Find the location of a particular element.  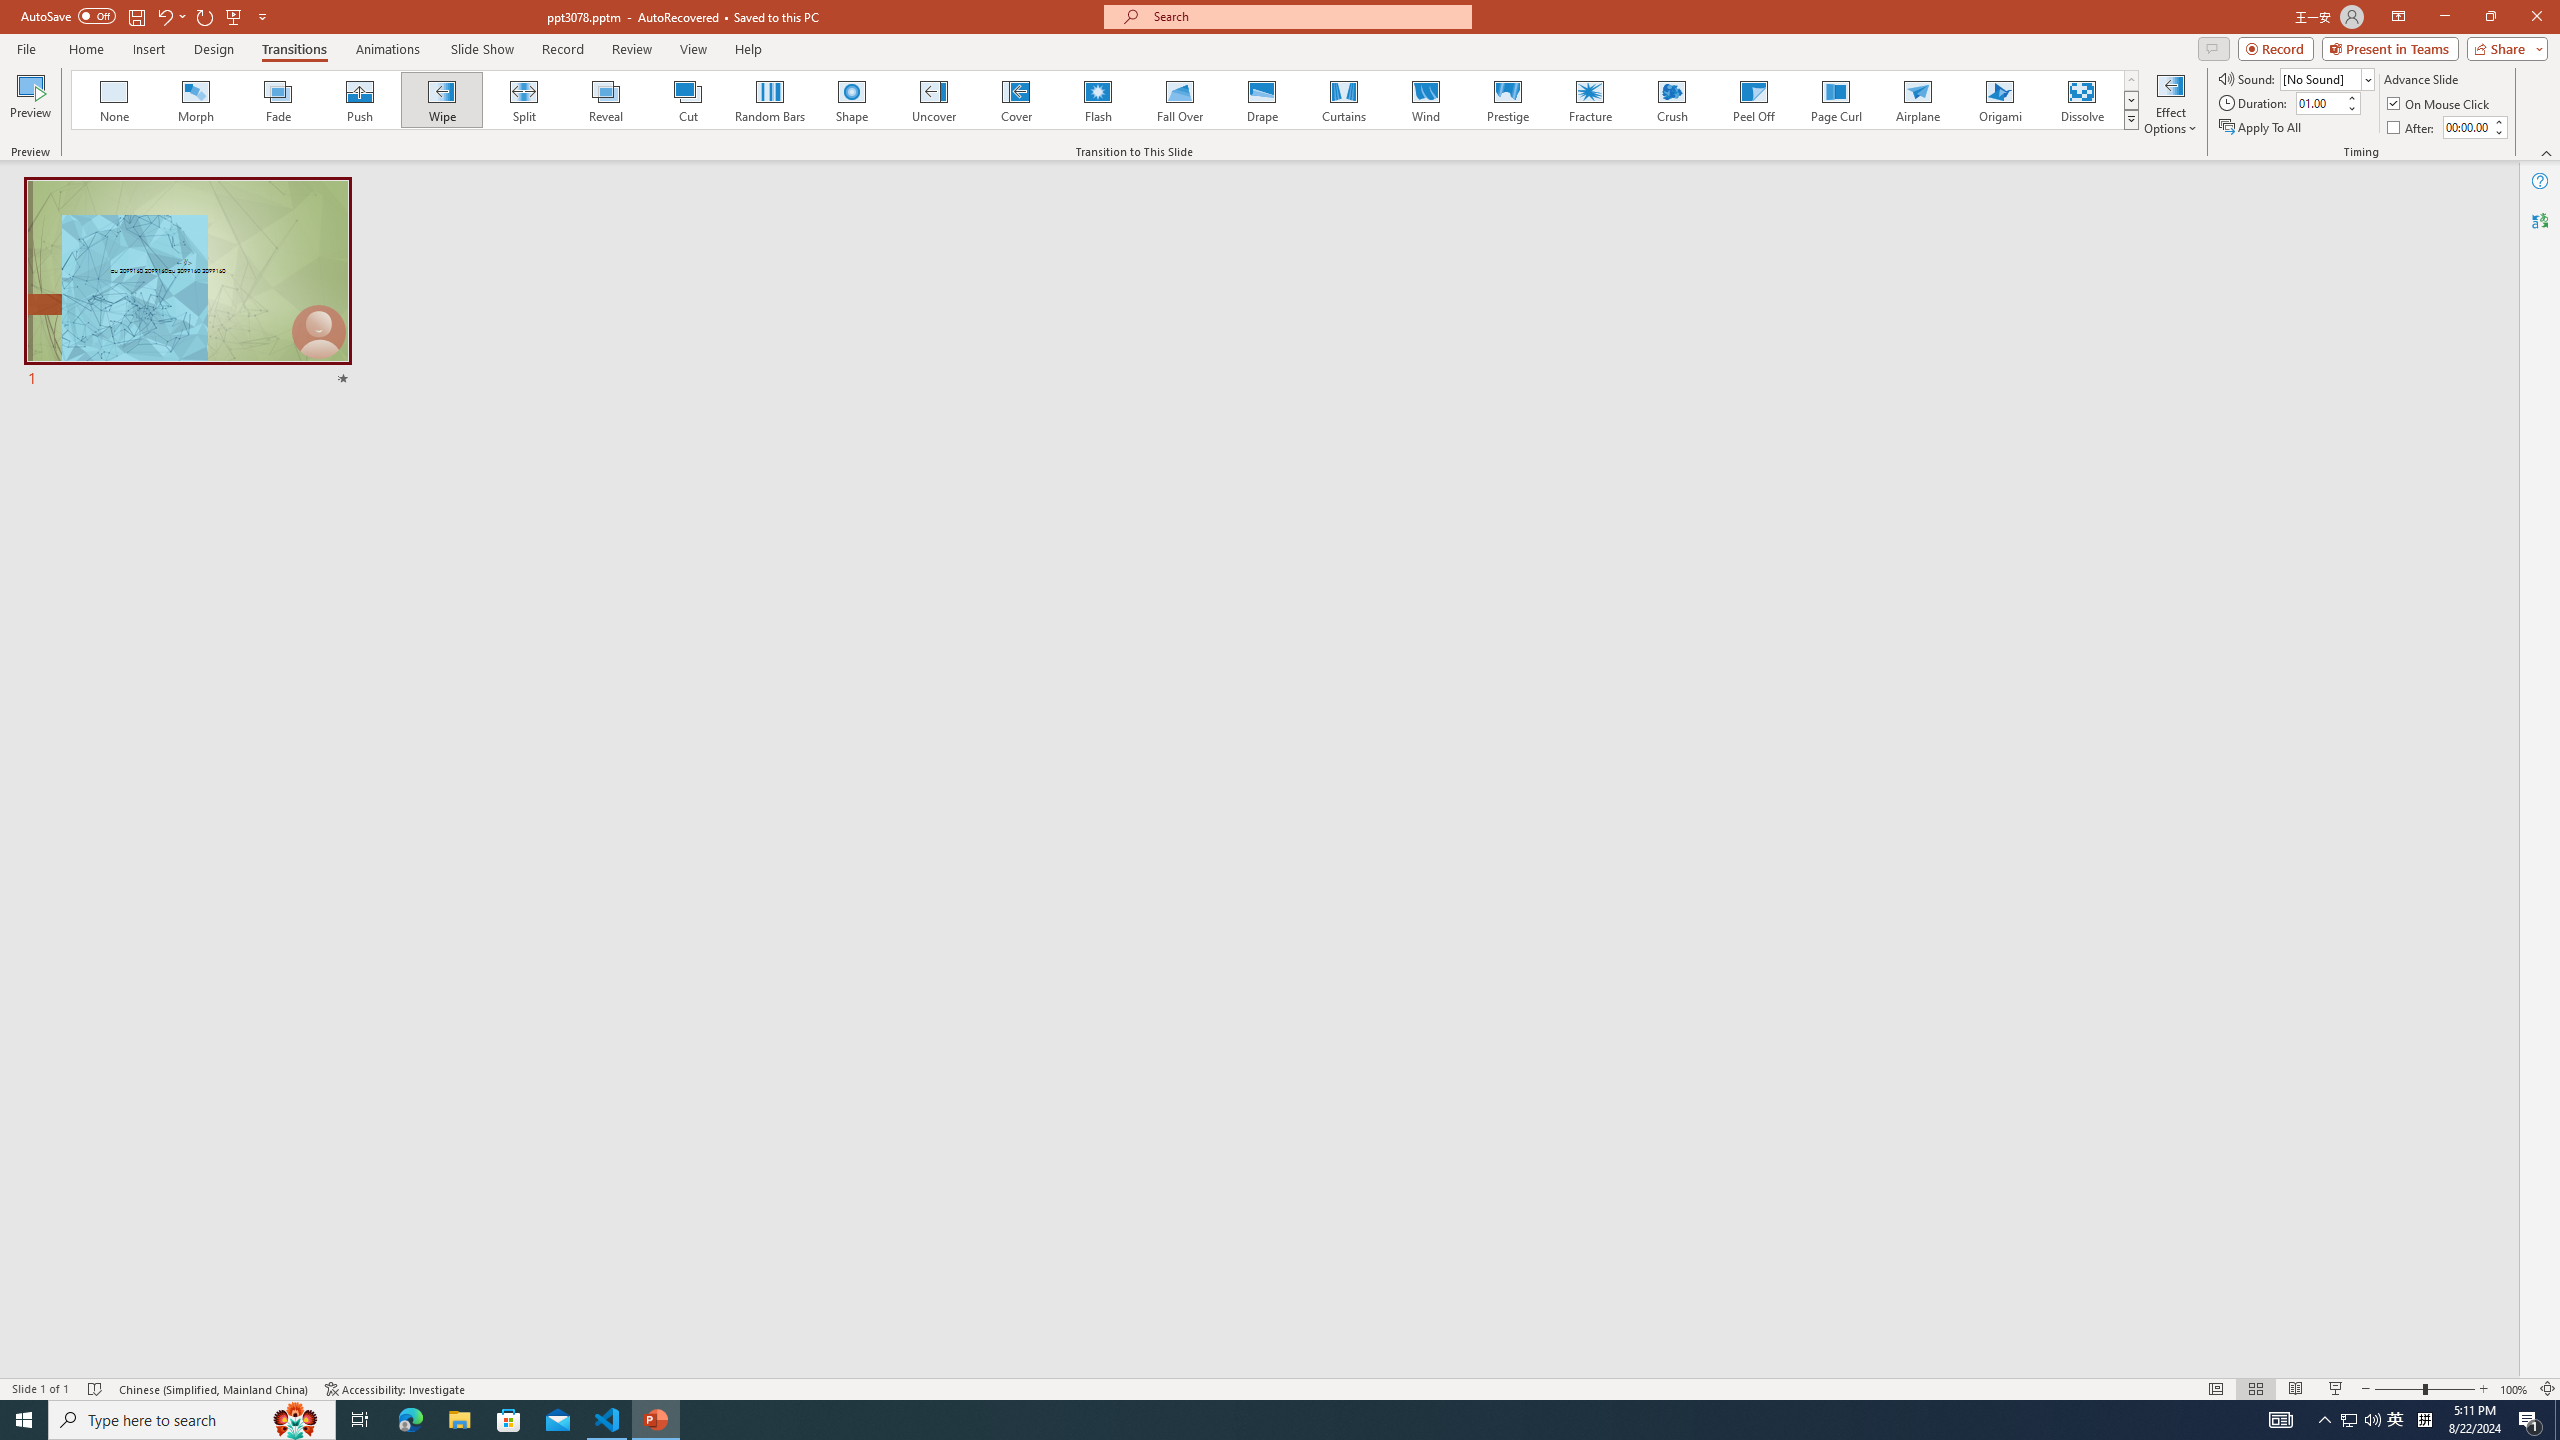

'Prestige' is located at coordinates (1507, 99).